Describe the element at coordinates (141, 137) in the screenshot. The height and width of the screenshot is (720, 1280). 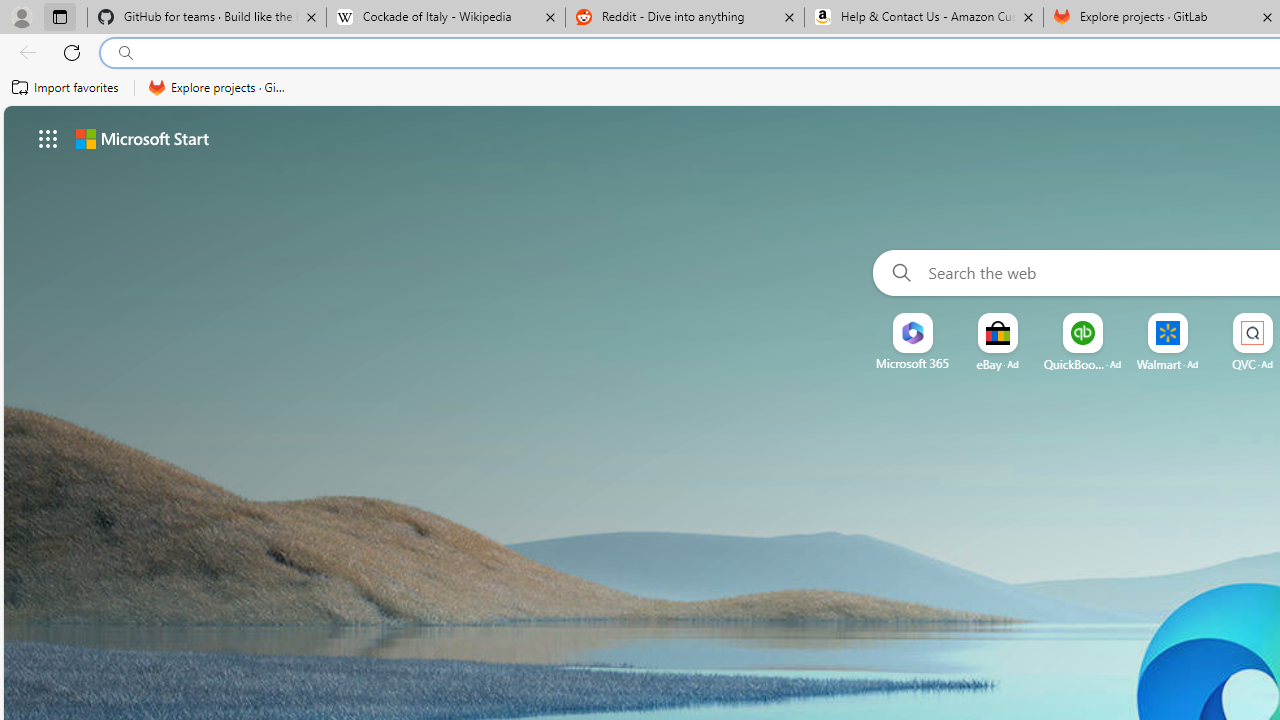
I see `'Microsoft start'` at that location.